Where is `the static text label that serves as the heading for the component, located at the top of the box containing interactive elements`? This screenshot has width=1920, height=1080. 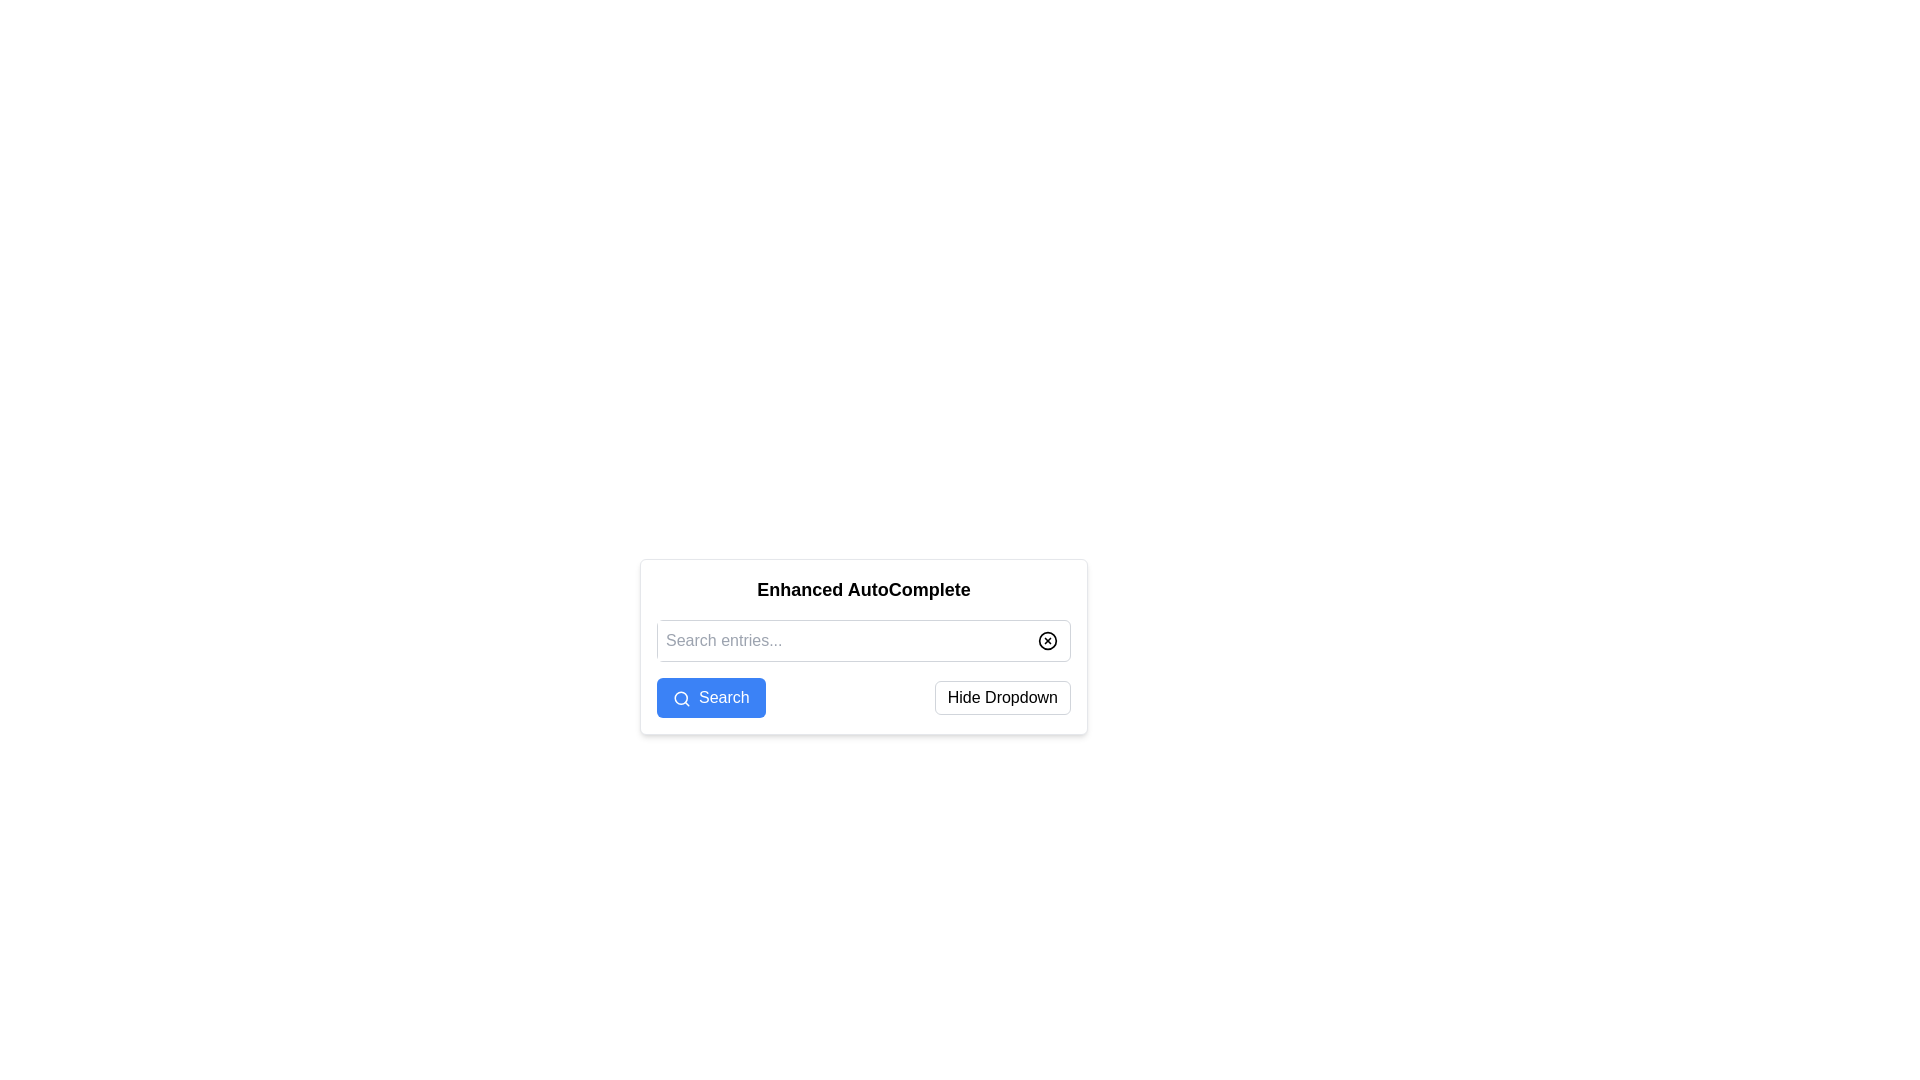
the static text label that serves as the heading for the component, located at the top of the box containing interactive elements is located at coordinates (864, 589).